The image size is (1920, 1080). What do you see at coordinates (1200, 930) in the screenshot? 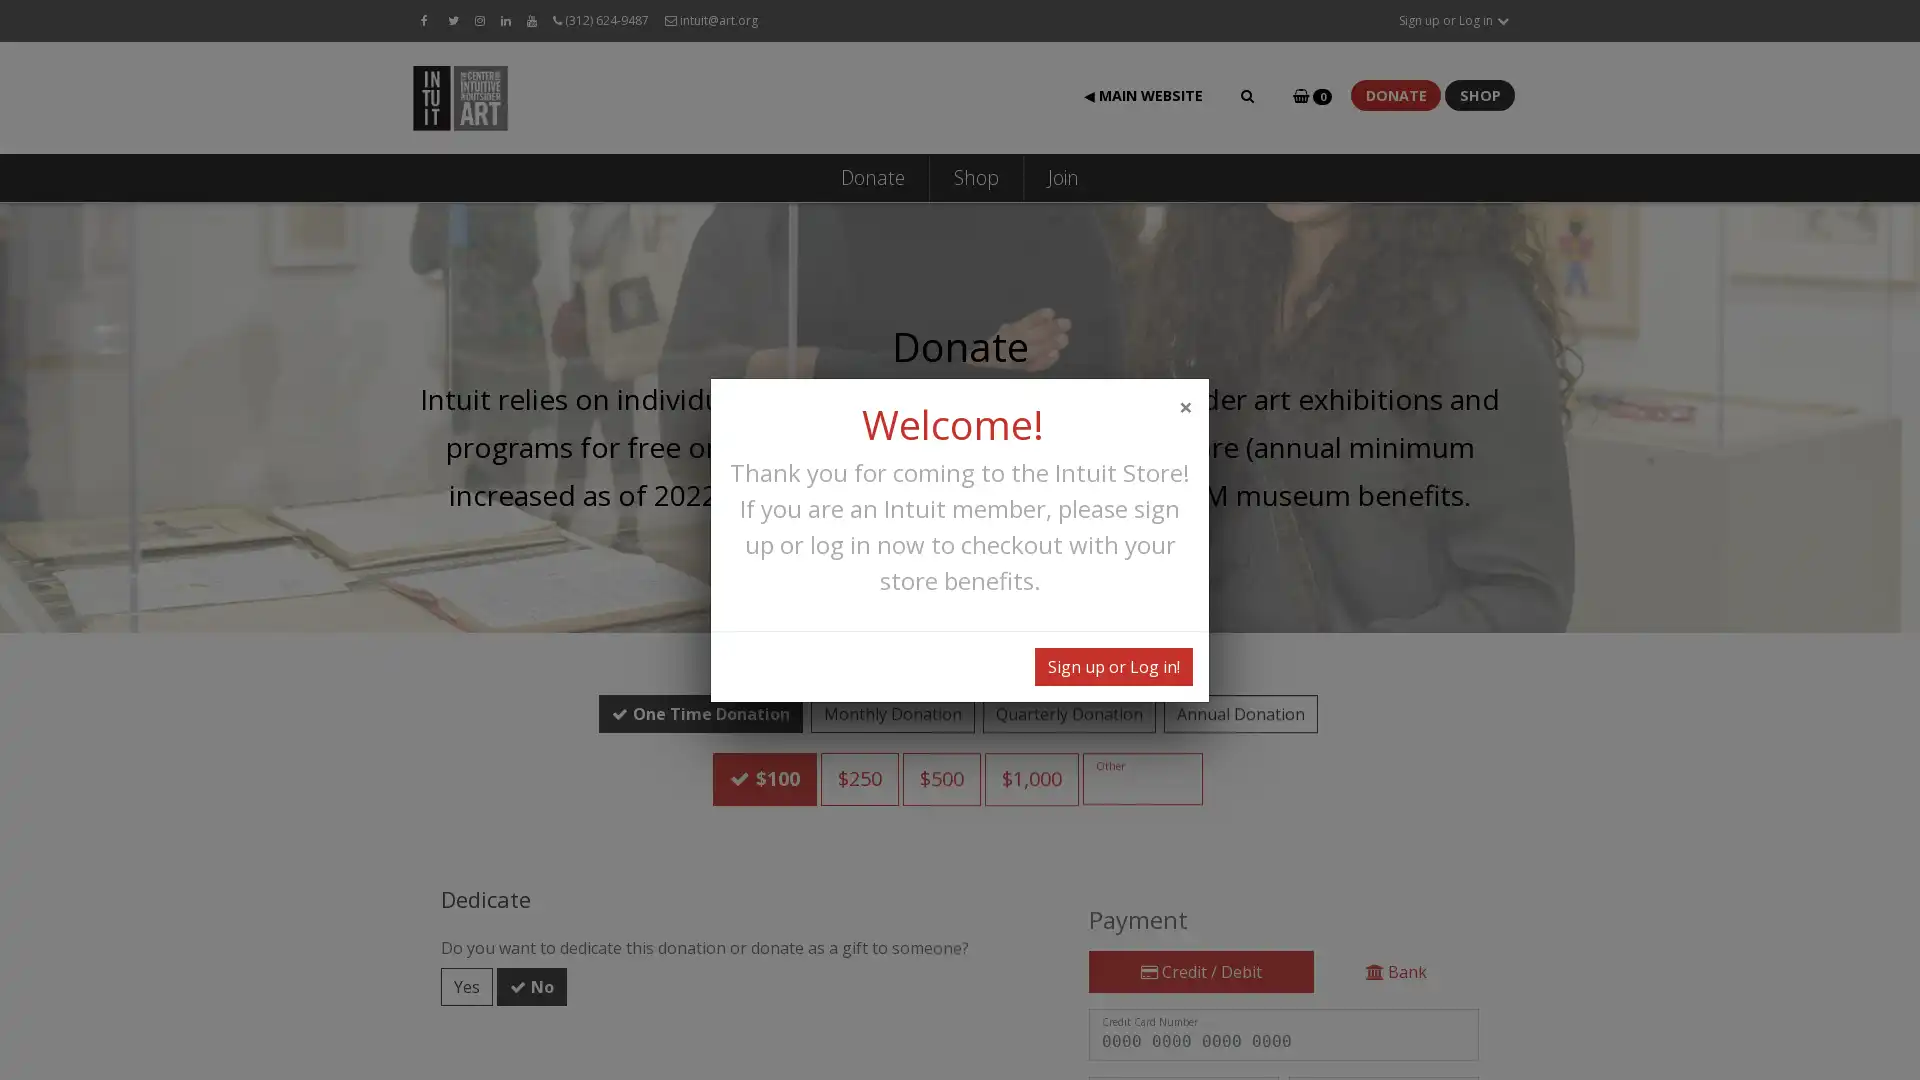
I see `Credit / Debit` at bounding box center [1200, 930].